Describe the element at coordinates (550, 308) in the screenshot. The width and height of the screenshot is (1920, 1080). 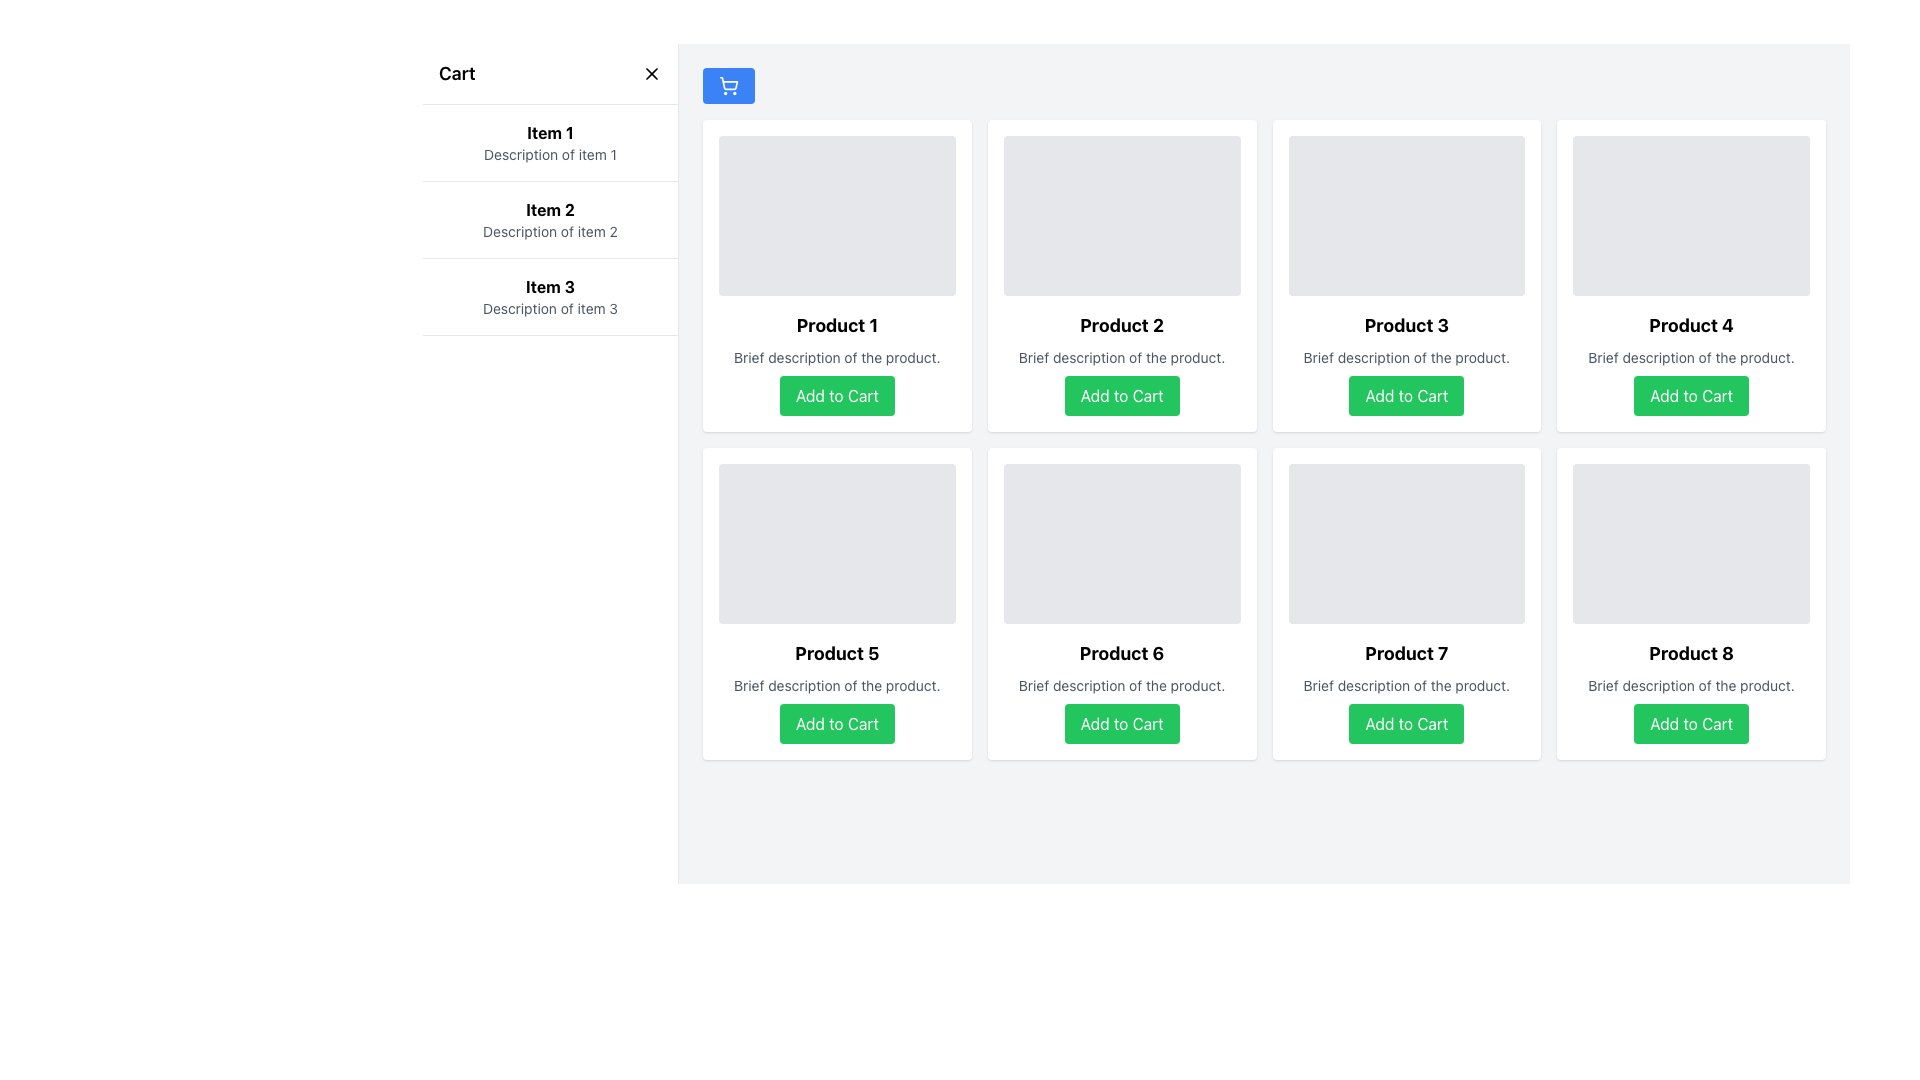
I see `the label that provides supplementary text for 'Item 3' in the cart, located directly below 'Item 3' in the cart section` at that location.